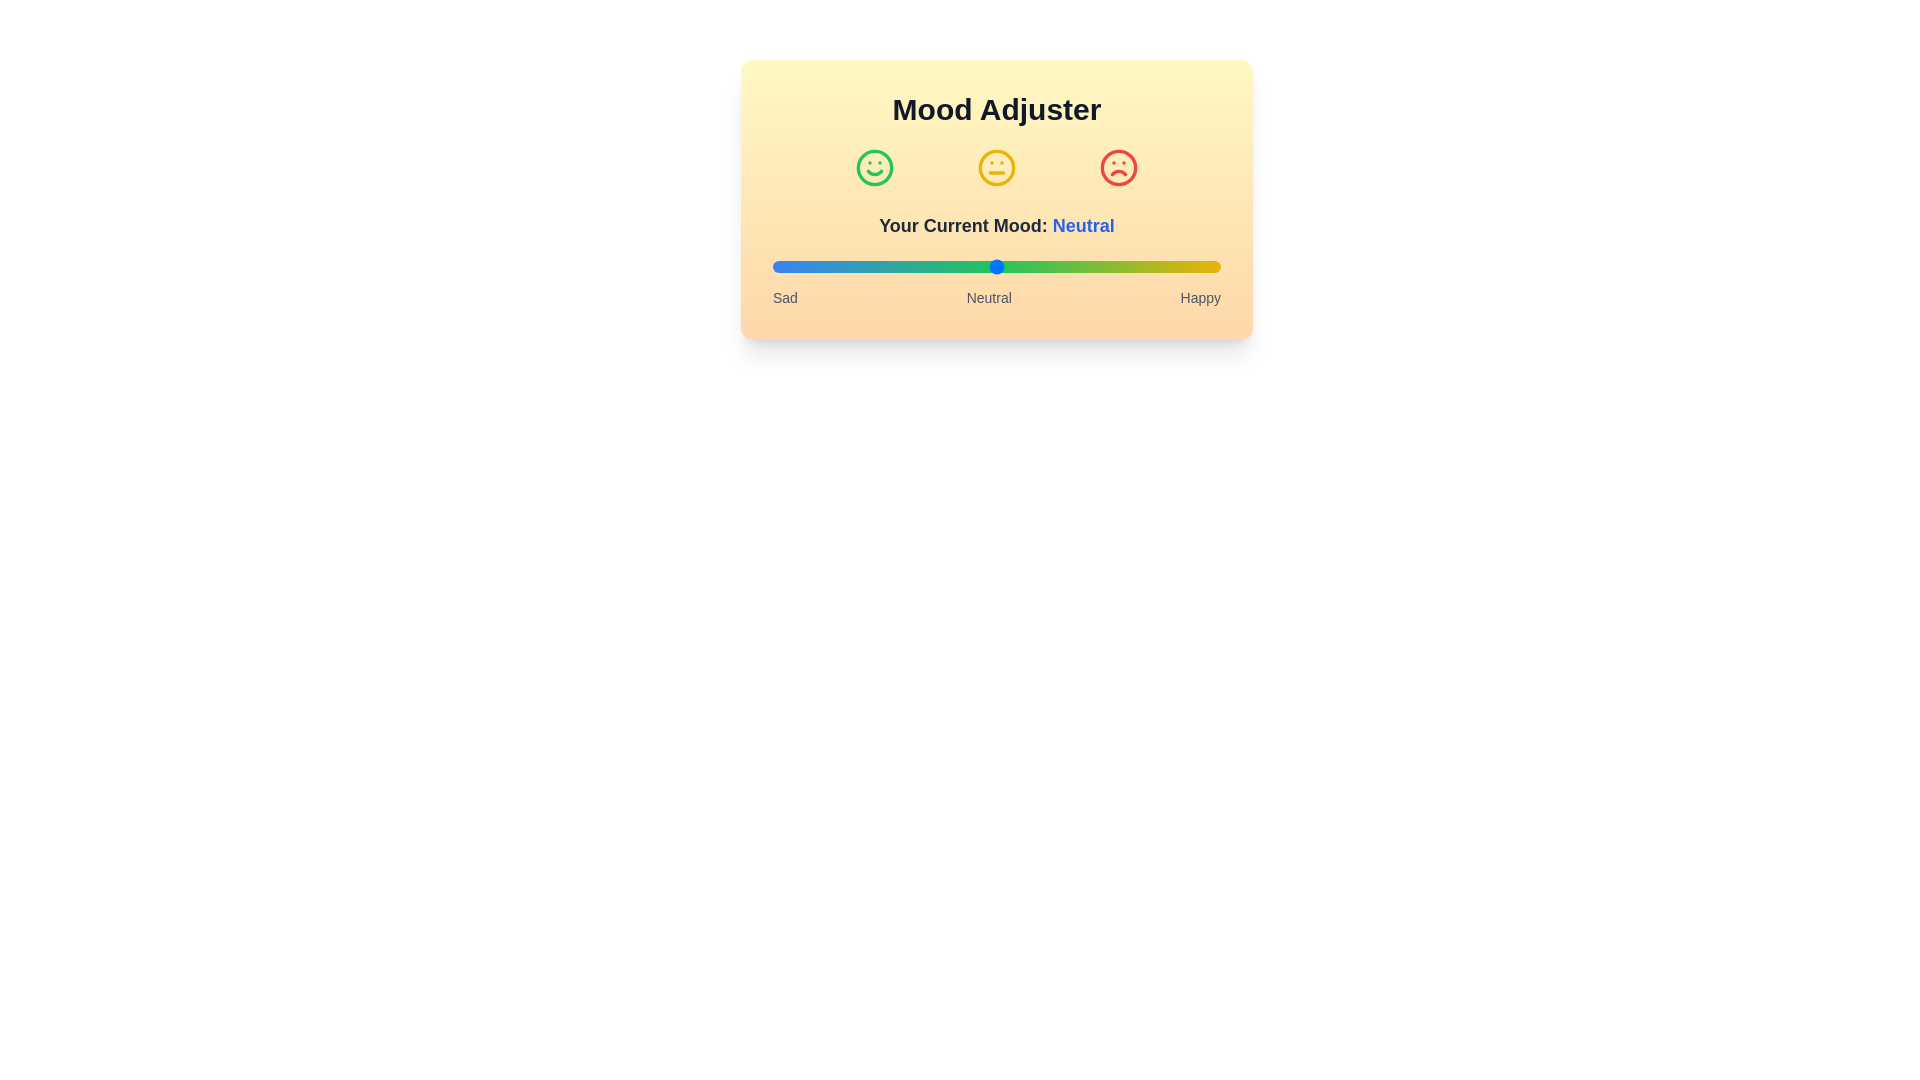 Image resolution: width=1920 pixels, height=1080 pixels. Describe the element at coordinates (1158, 265) in the screenshot. I see `the mood slider to the desired level 86` at that location.